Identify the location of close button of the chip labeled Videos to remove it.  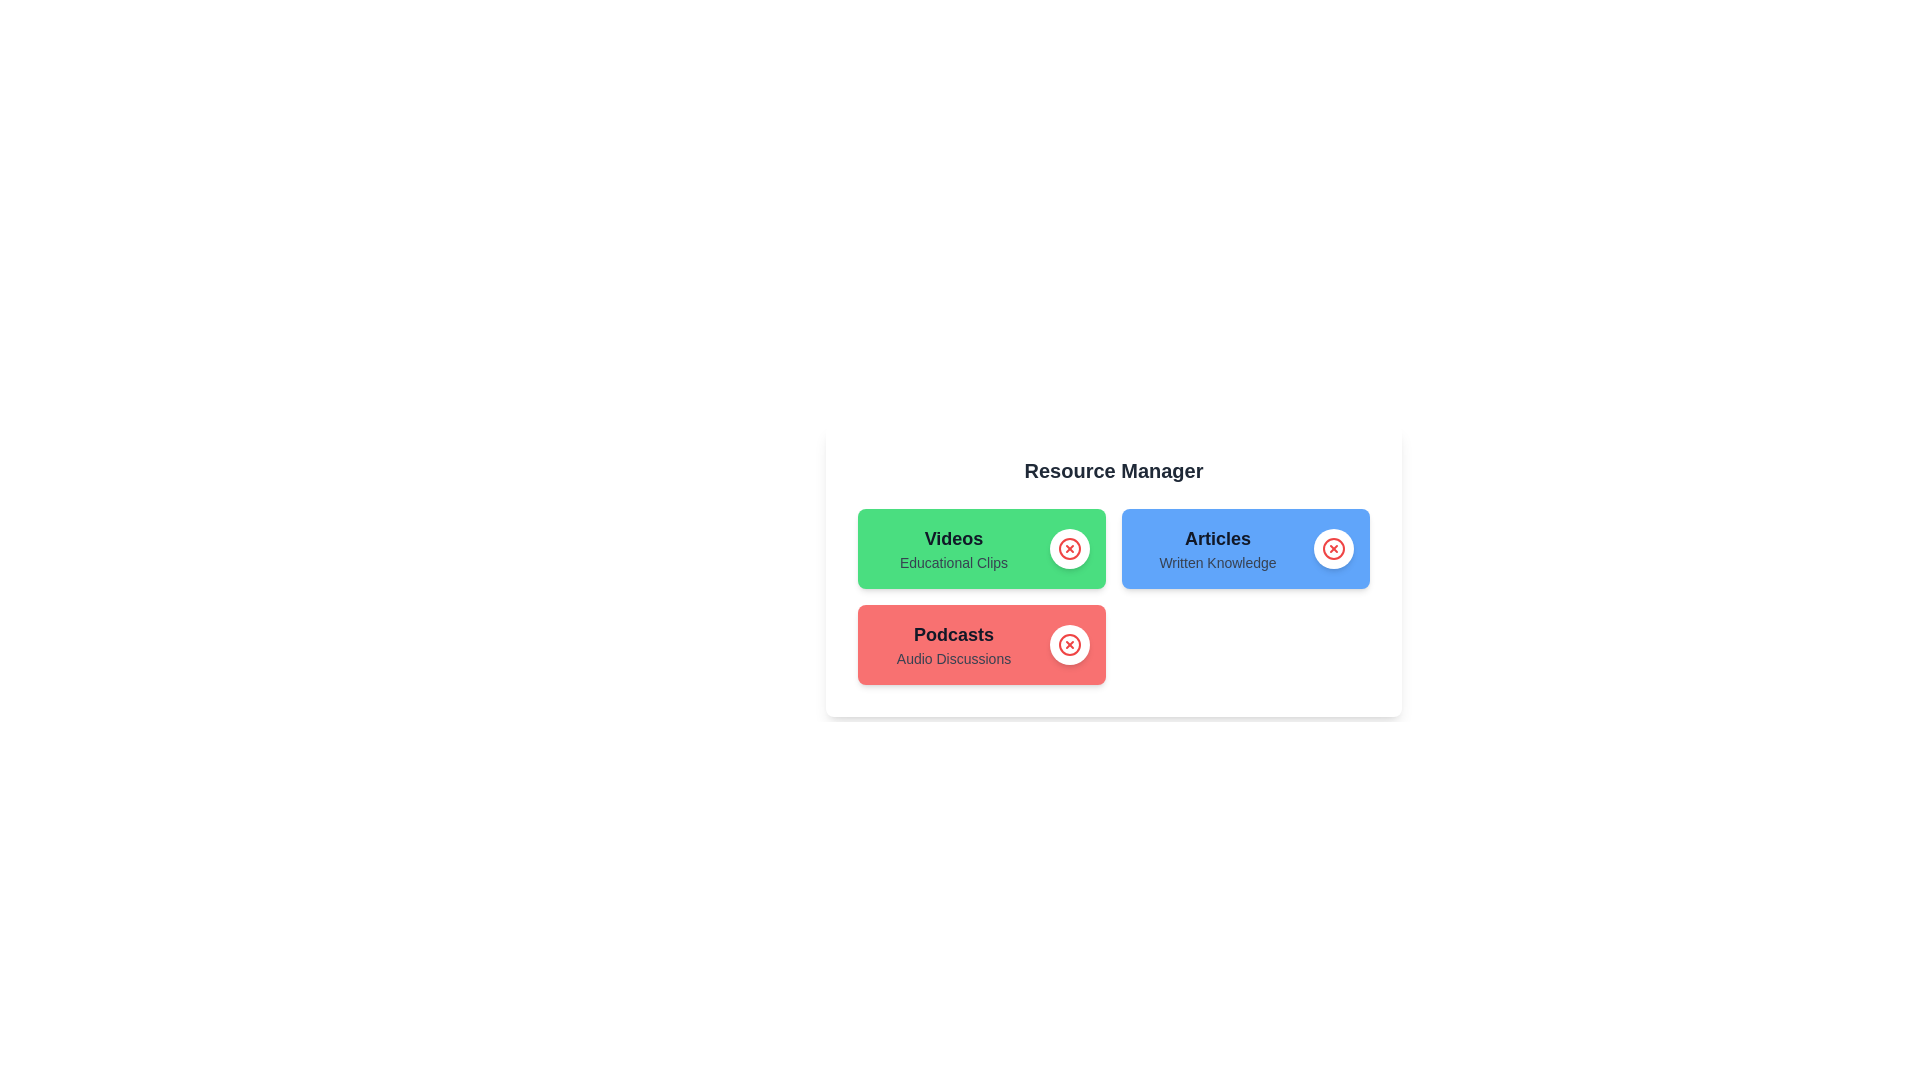
(1069, 548).